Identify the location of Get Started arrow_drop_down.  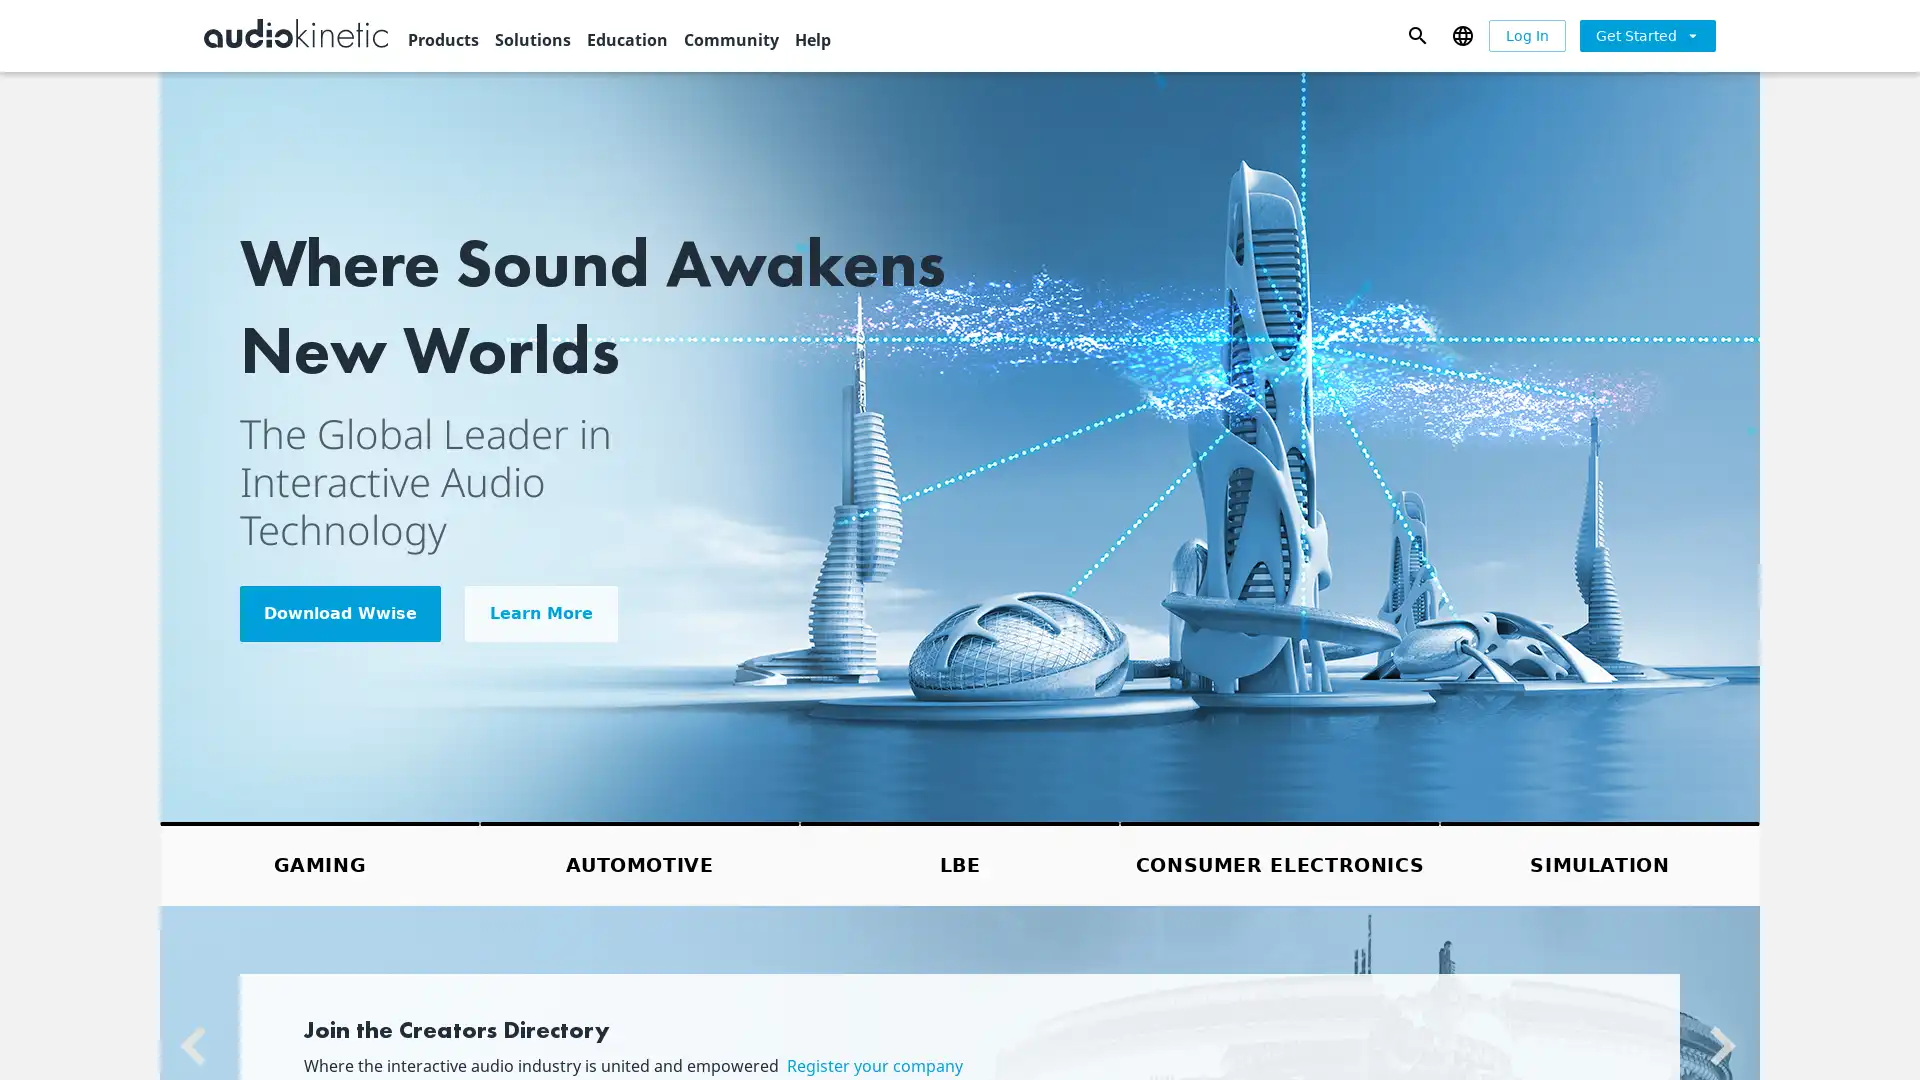
(1647, 34).